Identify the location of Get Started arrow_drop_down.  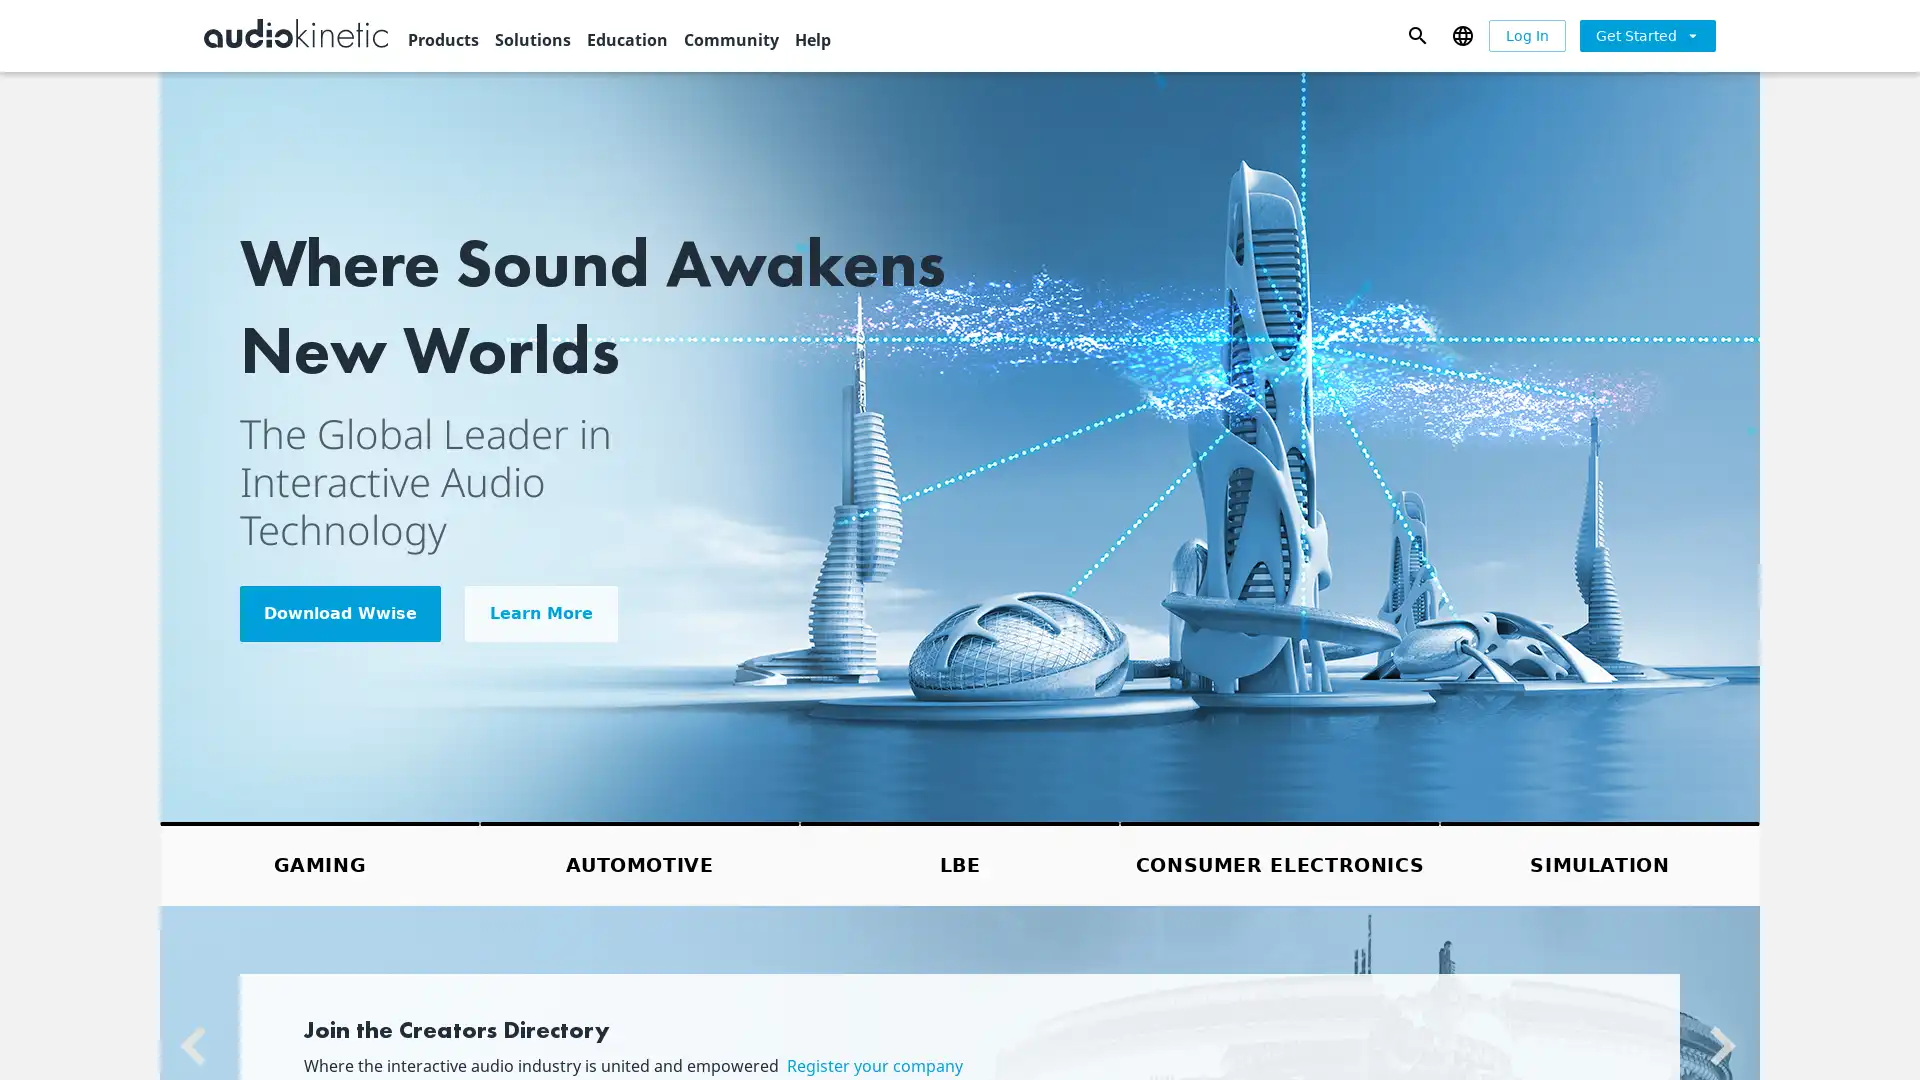
(1647, 34).